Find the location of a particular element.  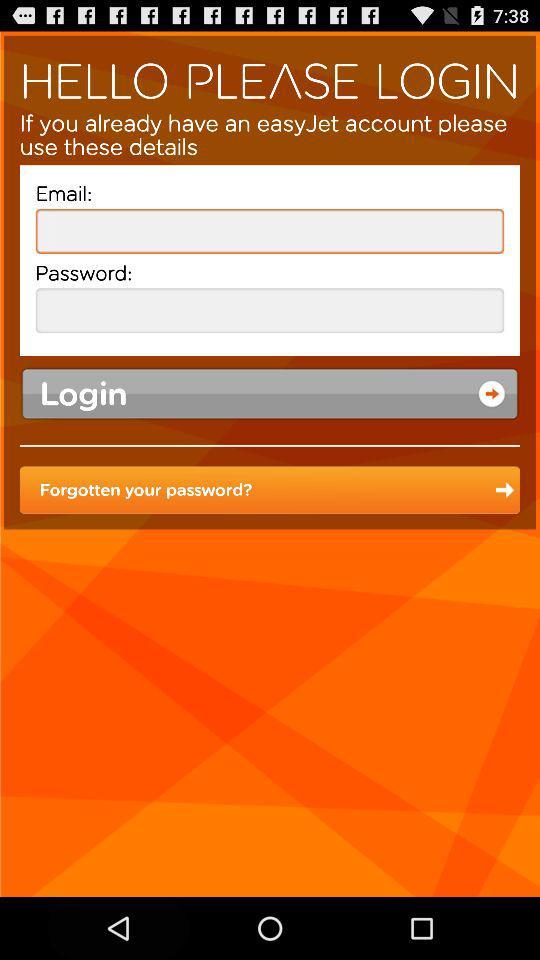

insert email is located at coordinates (270, 231).